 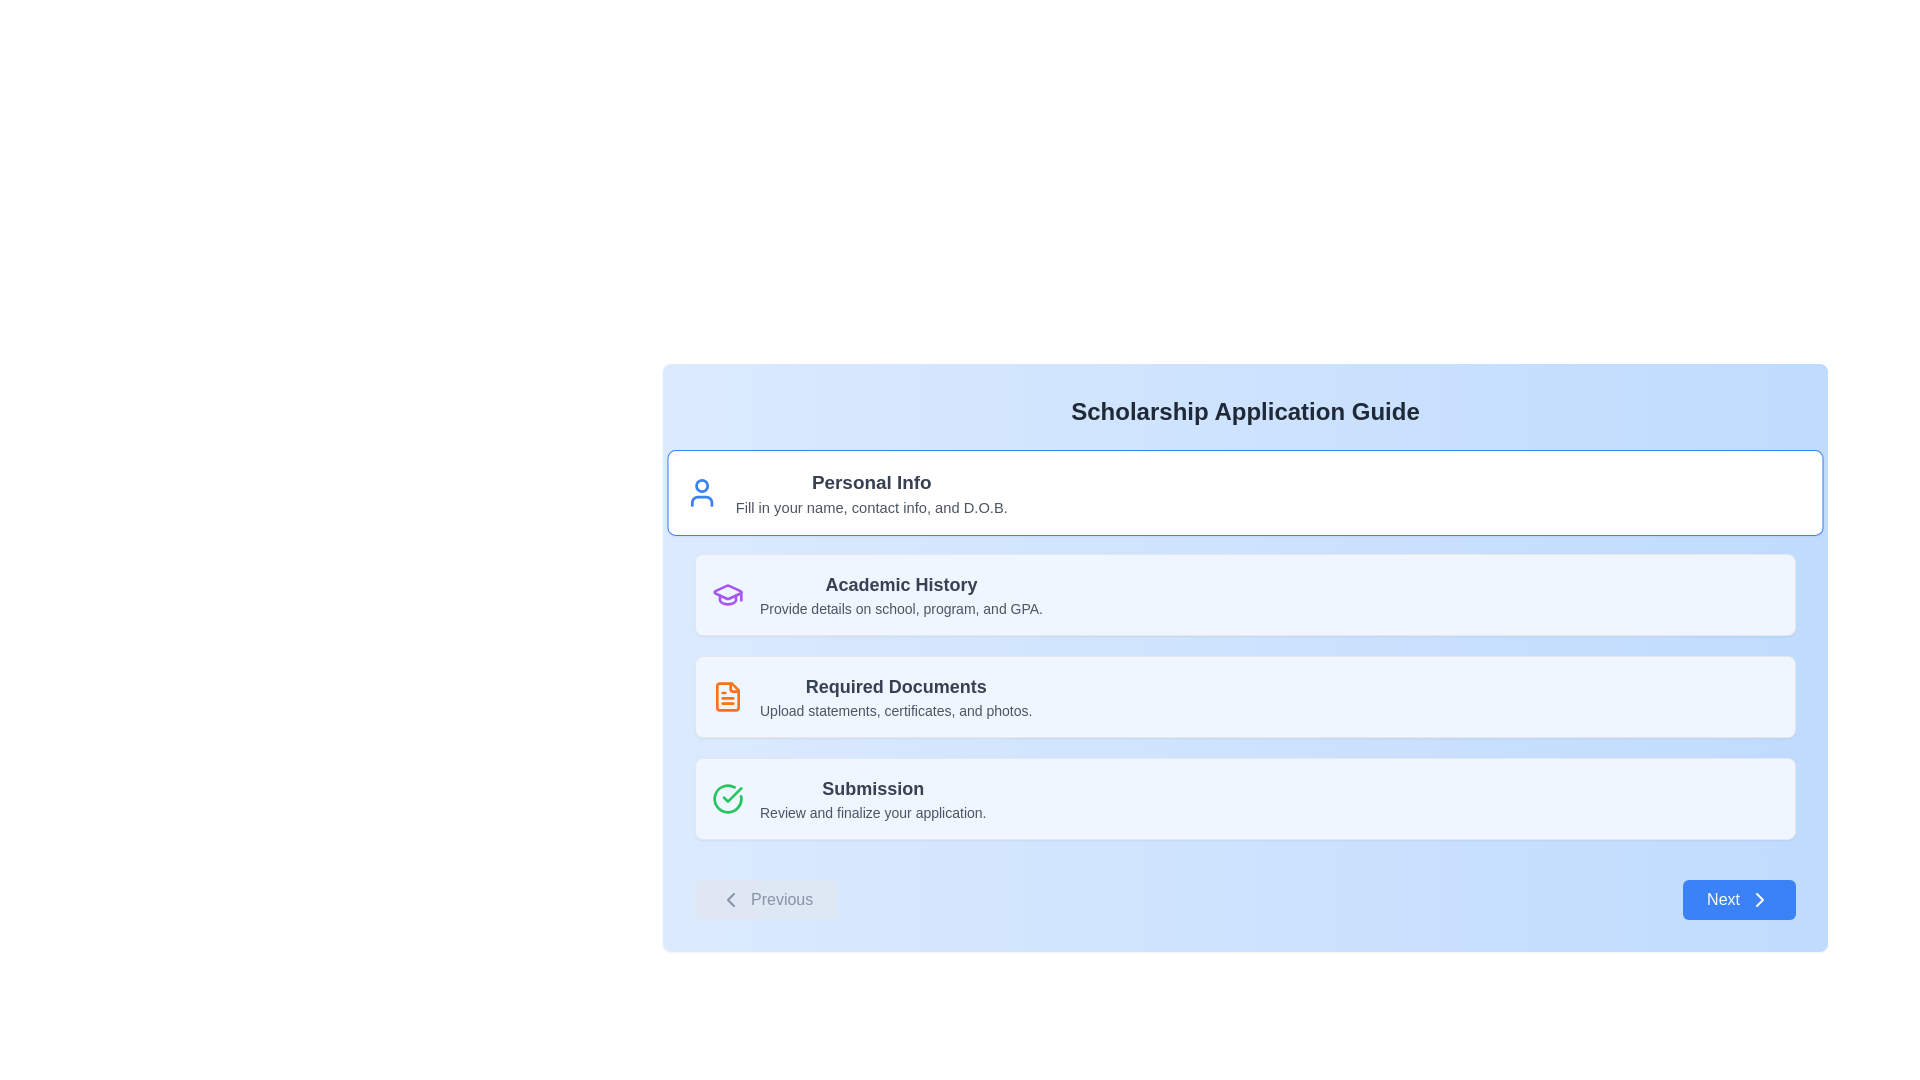 I want to click on the static text label providing guidance related to the 'Submission' stage, located directly below the 'Submission' text in the application process interface, so click(x=873, y=813).